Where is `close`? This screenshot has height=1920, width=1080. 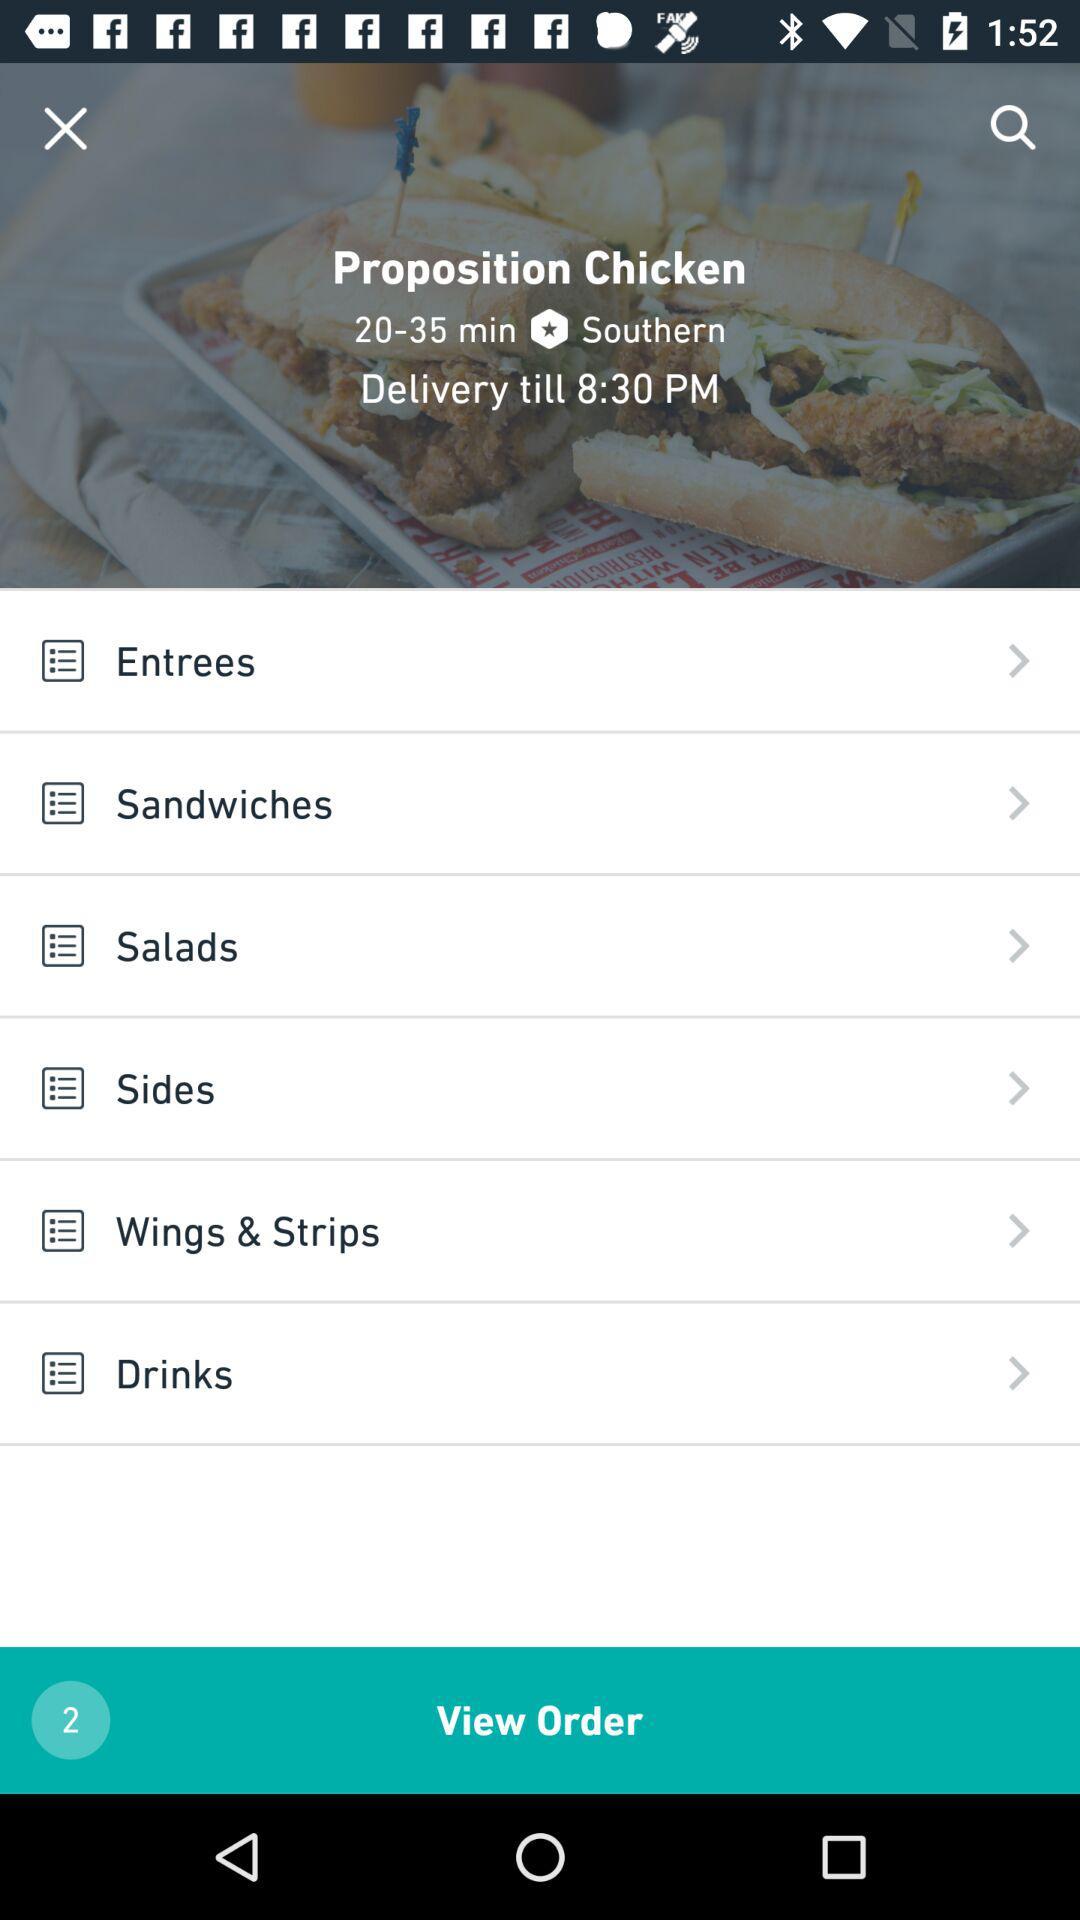 close is located at coordinates (64, 127).